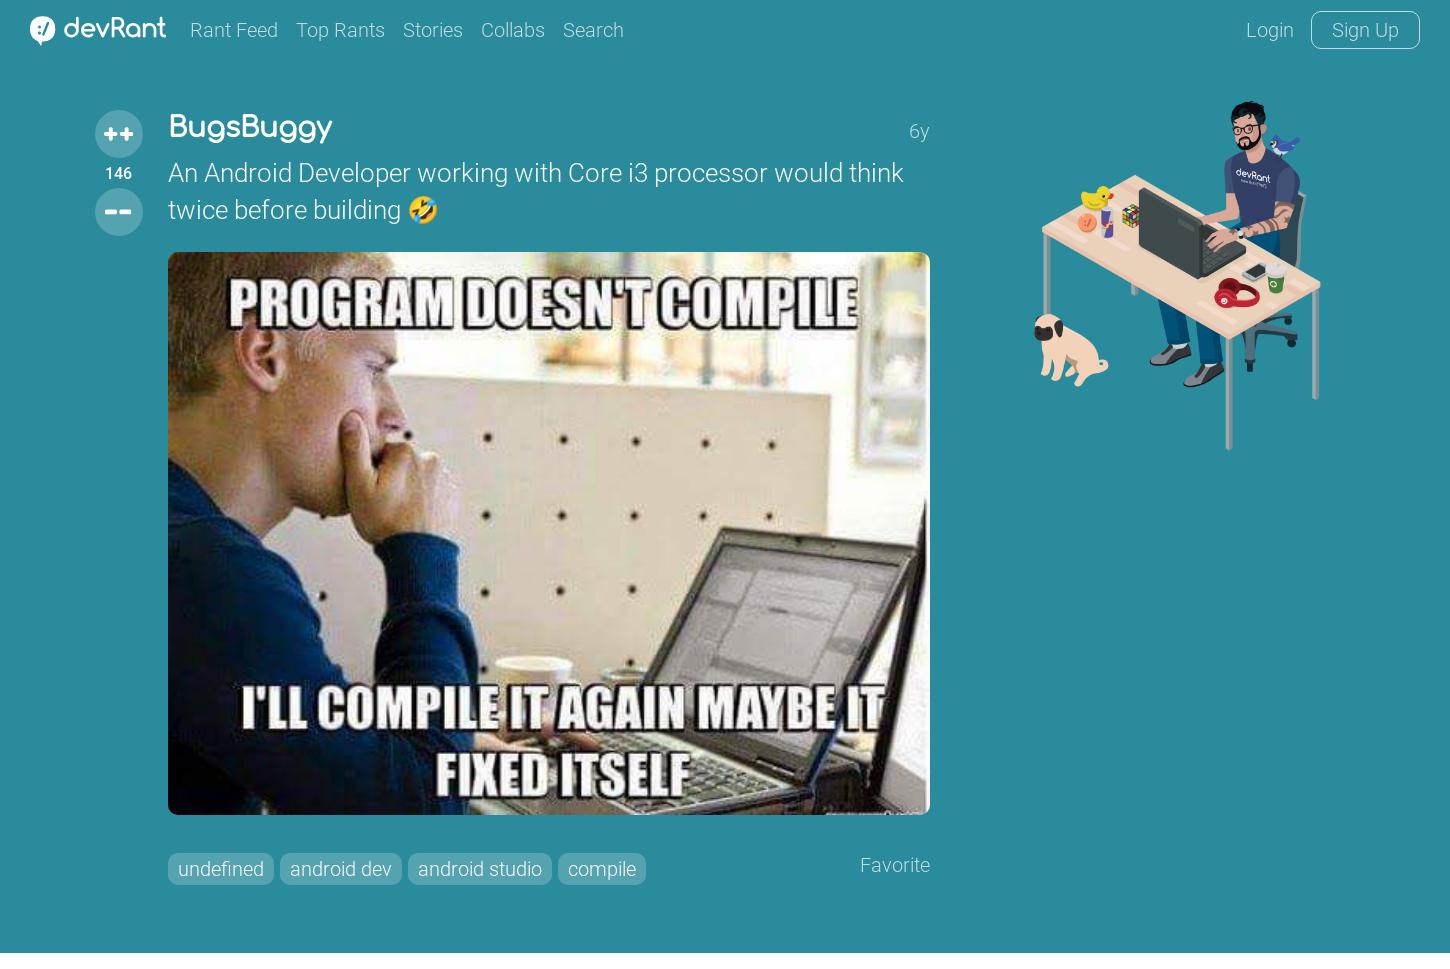 This screenshot has height=969, width=1450. I want to click on 'BugsBuggy', so click(248, 128).